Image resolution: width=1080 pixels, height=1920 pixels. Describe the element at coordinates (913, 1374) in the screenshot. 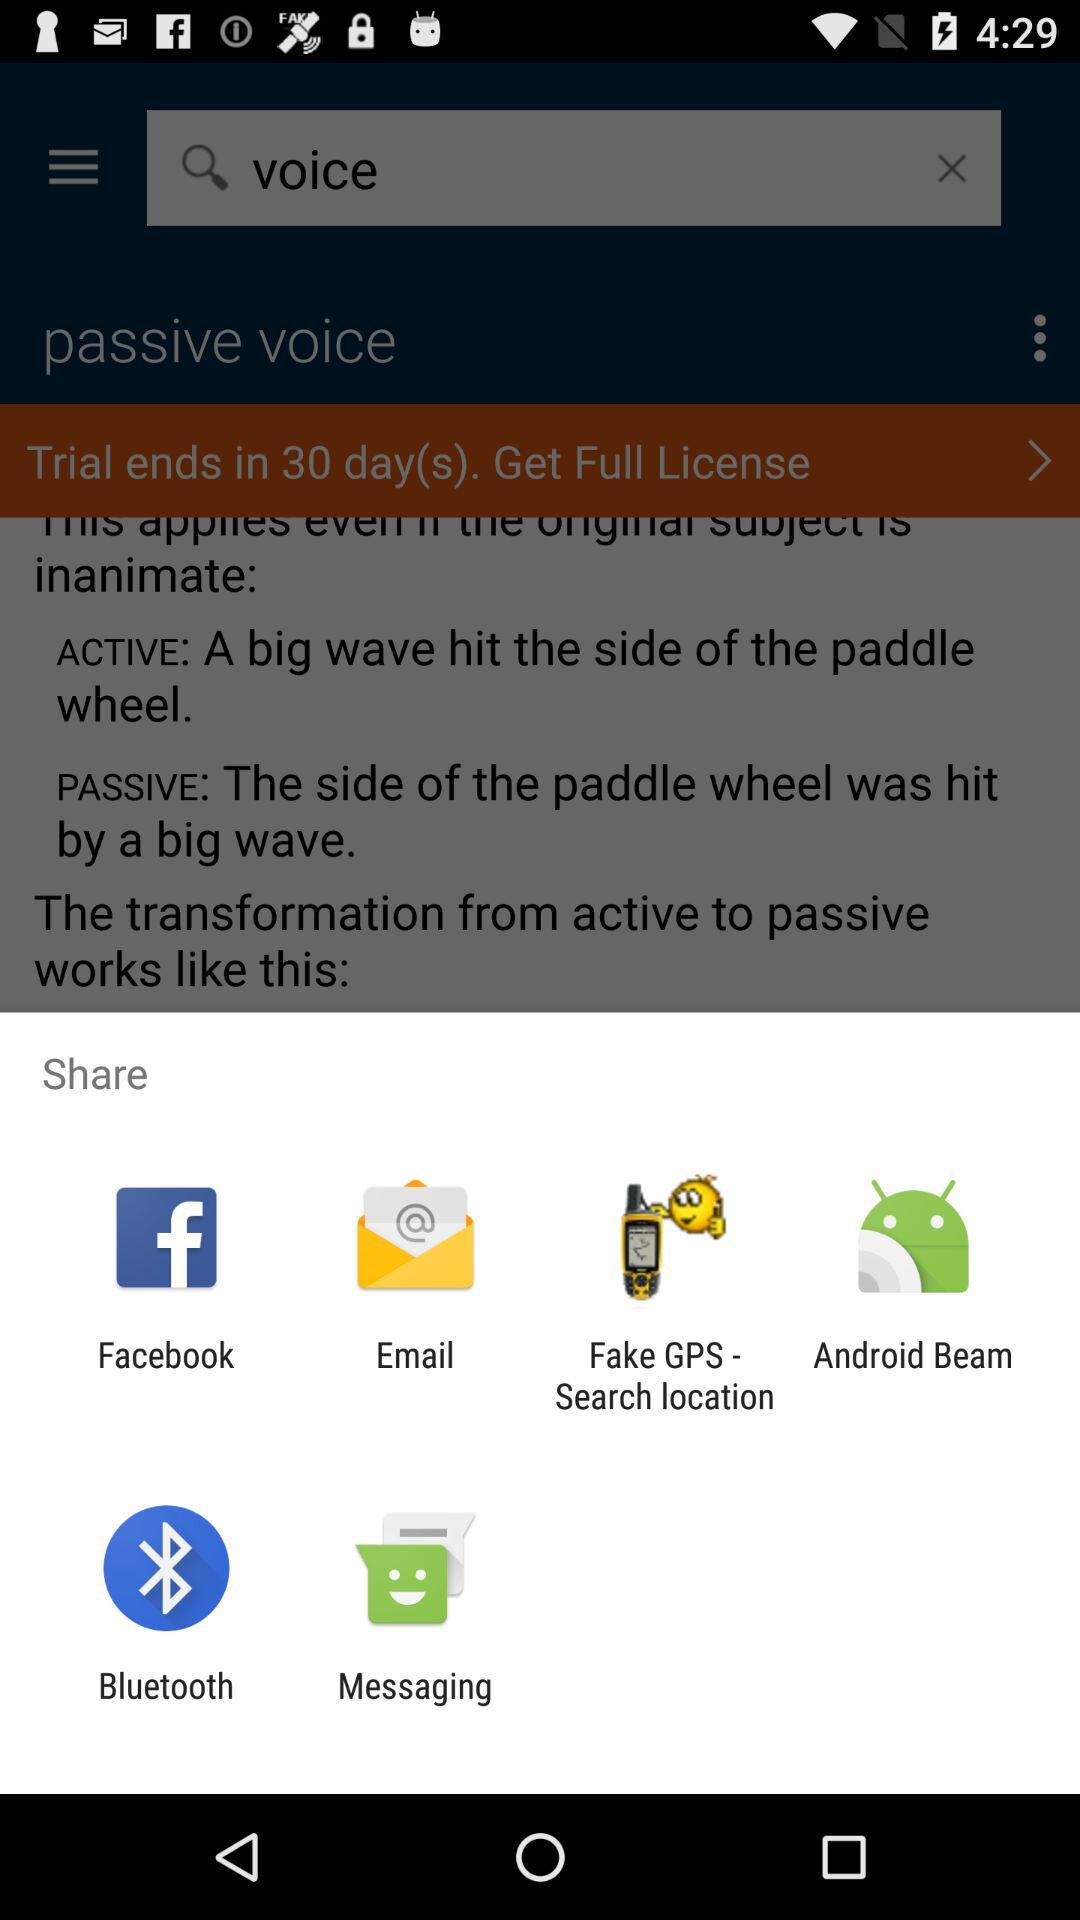

I see `the android beam icon` at that location.